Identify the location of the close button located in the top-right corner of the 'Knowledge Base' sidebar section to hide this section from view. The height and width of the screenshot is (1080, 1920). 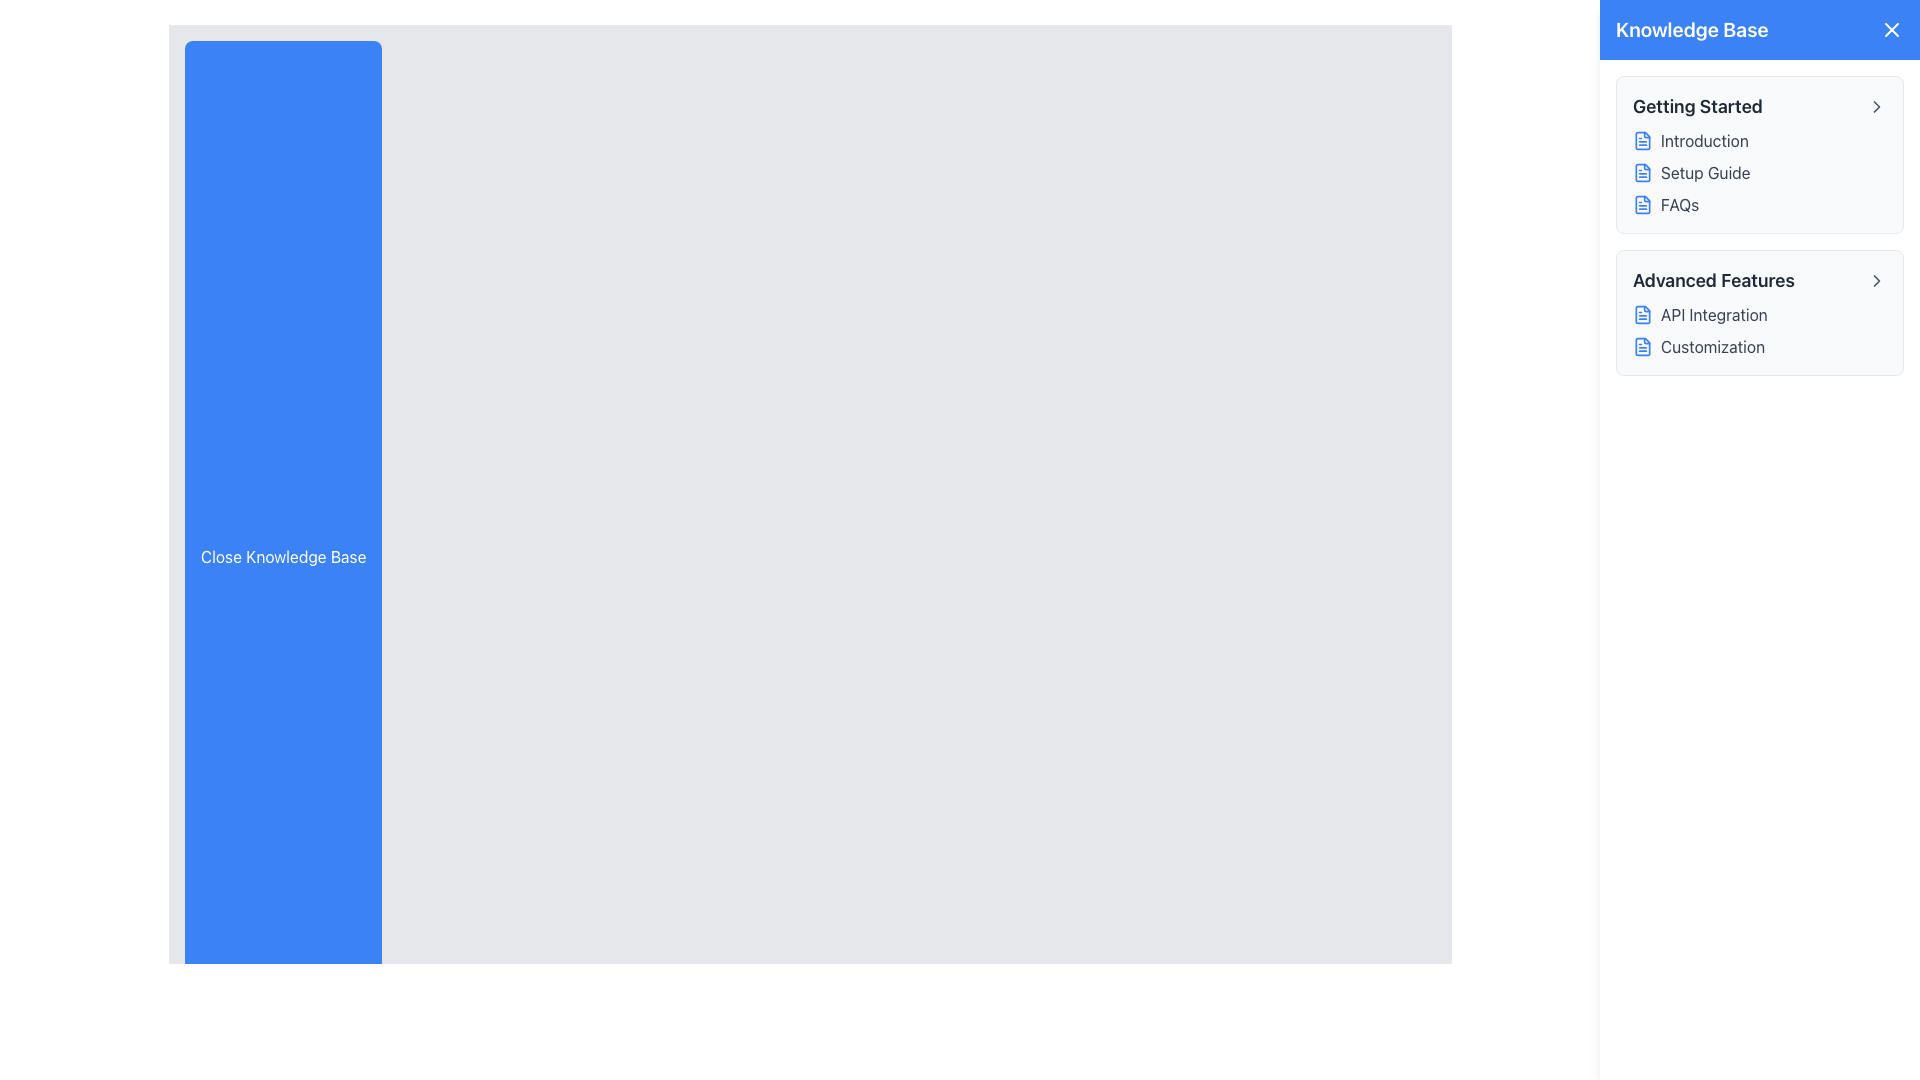
(1890, 30).